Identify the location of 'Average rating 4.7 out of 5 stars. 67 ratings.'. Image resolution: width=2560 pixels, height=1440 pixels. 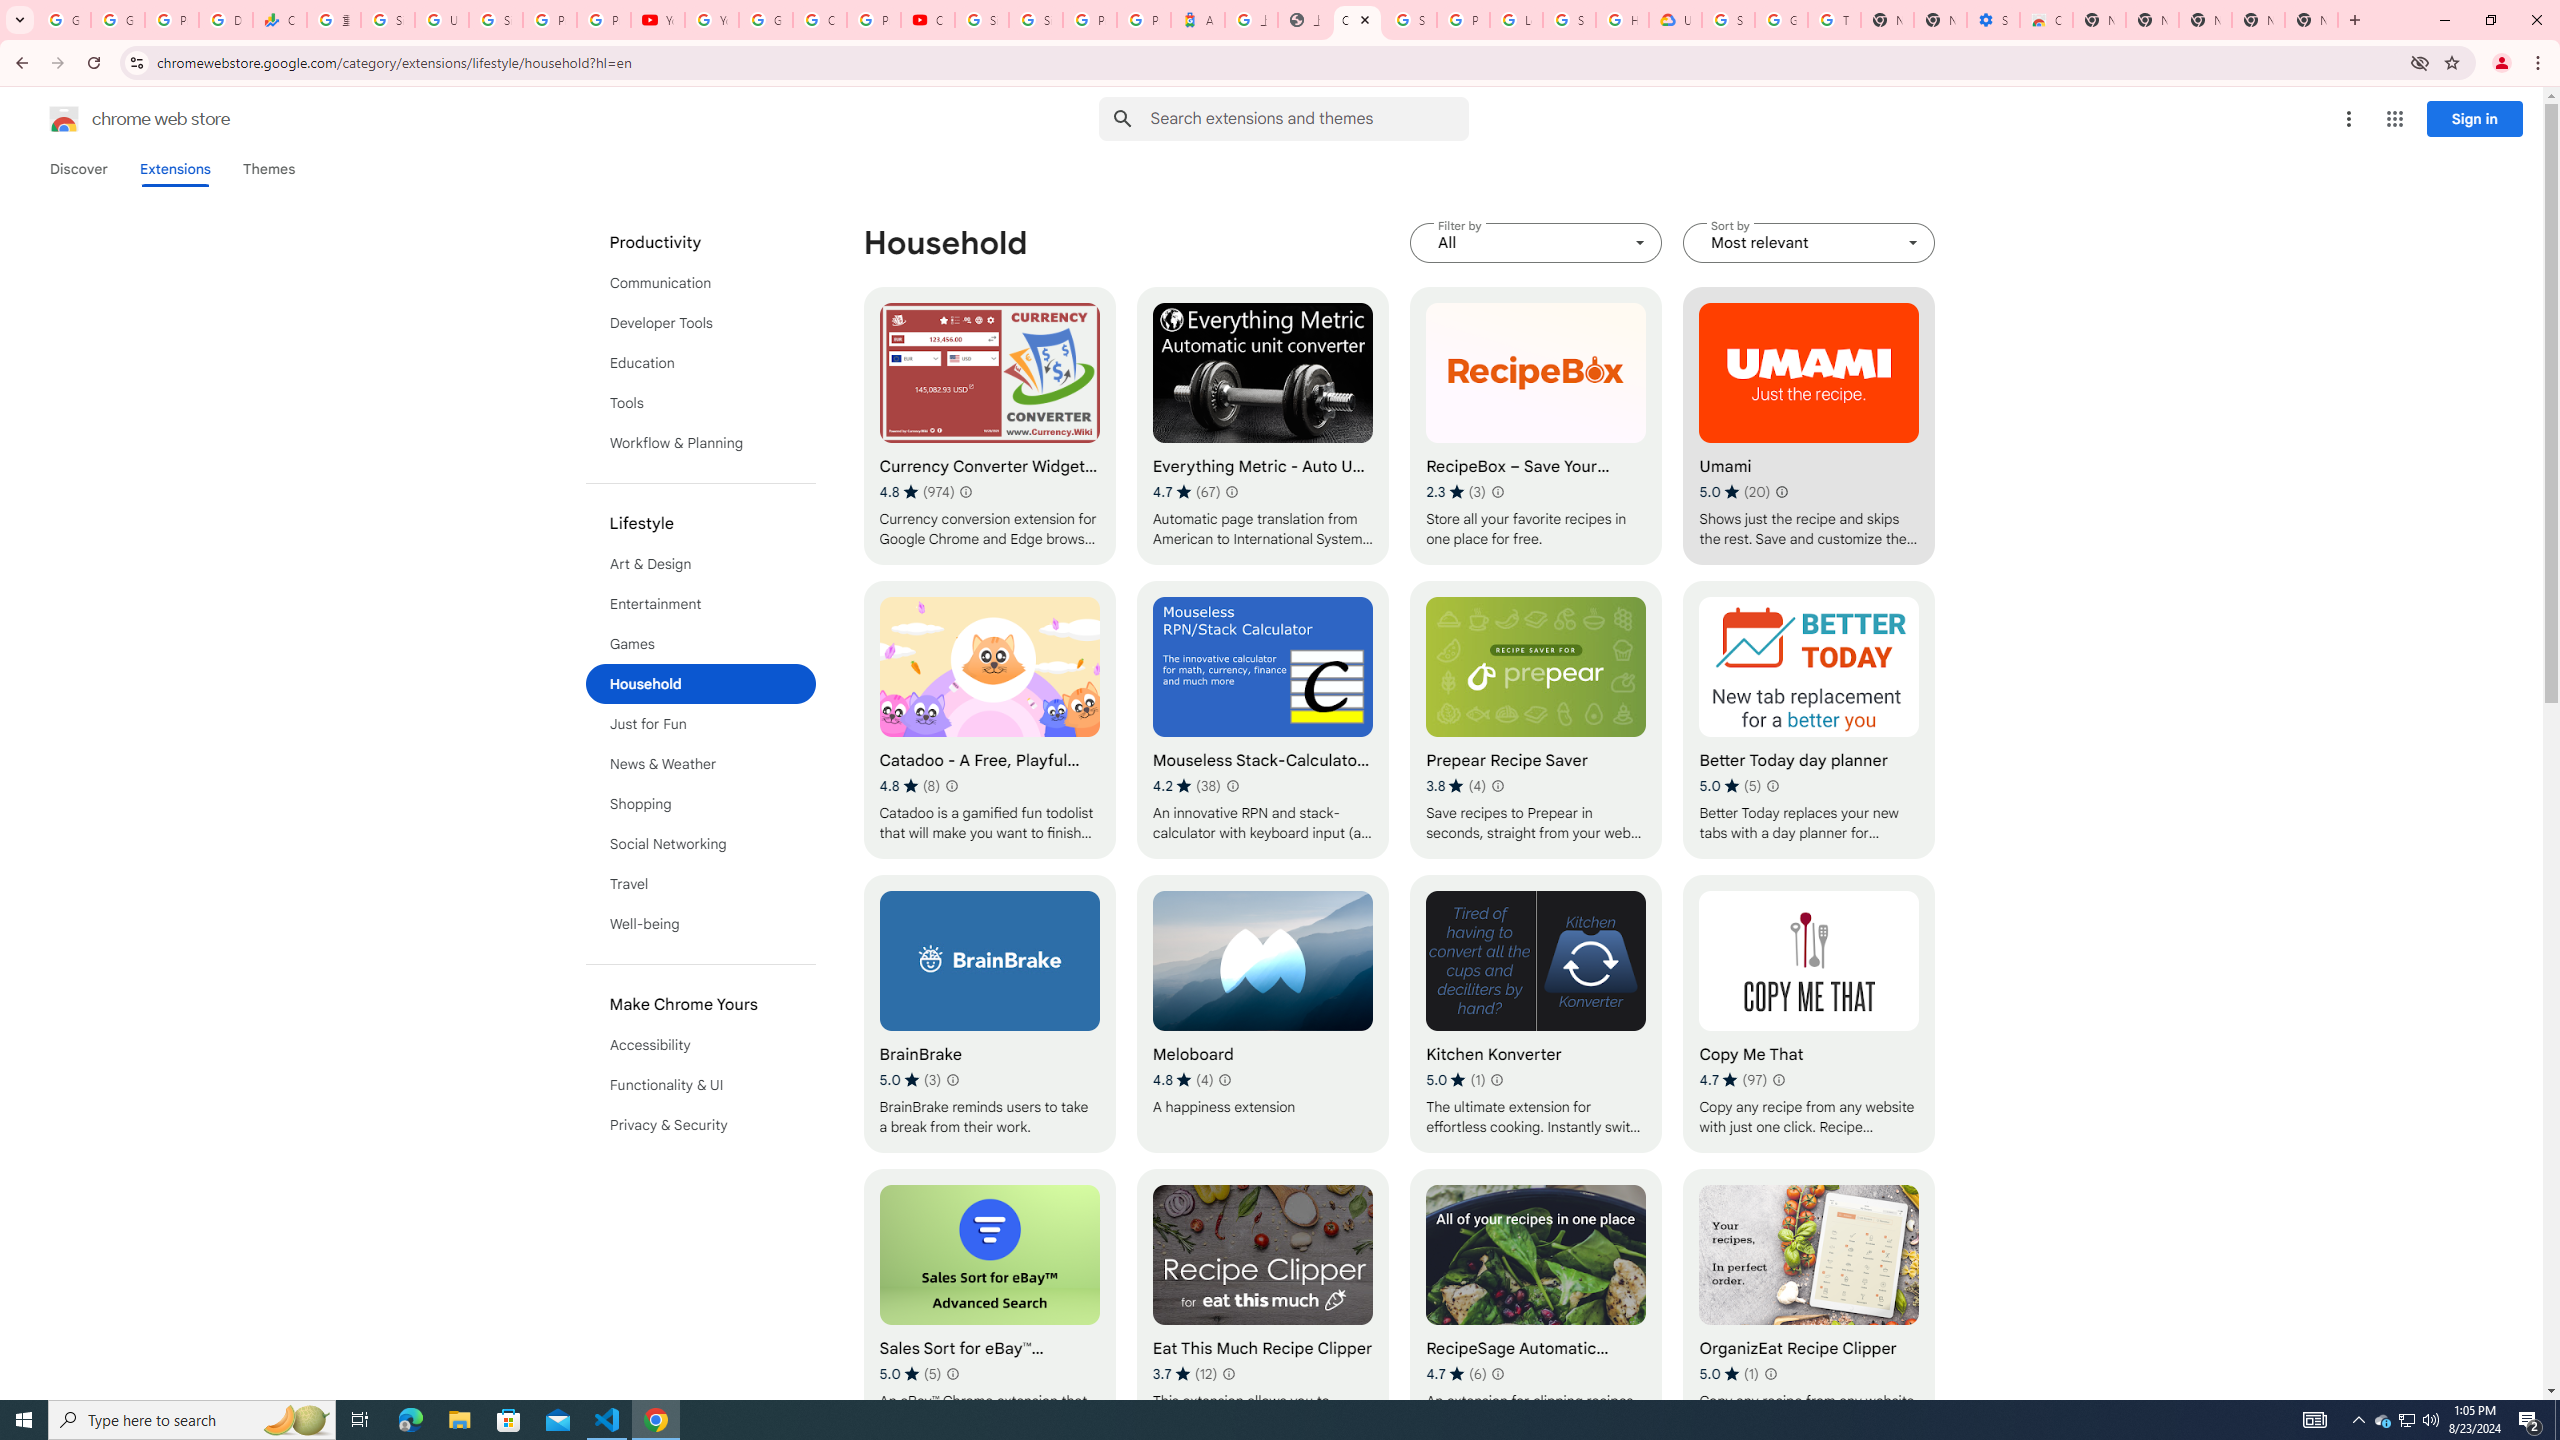
(1186, 491).